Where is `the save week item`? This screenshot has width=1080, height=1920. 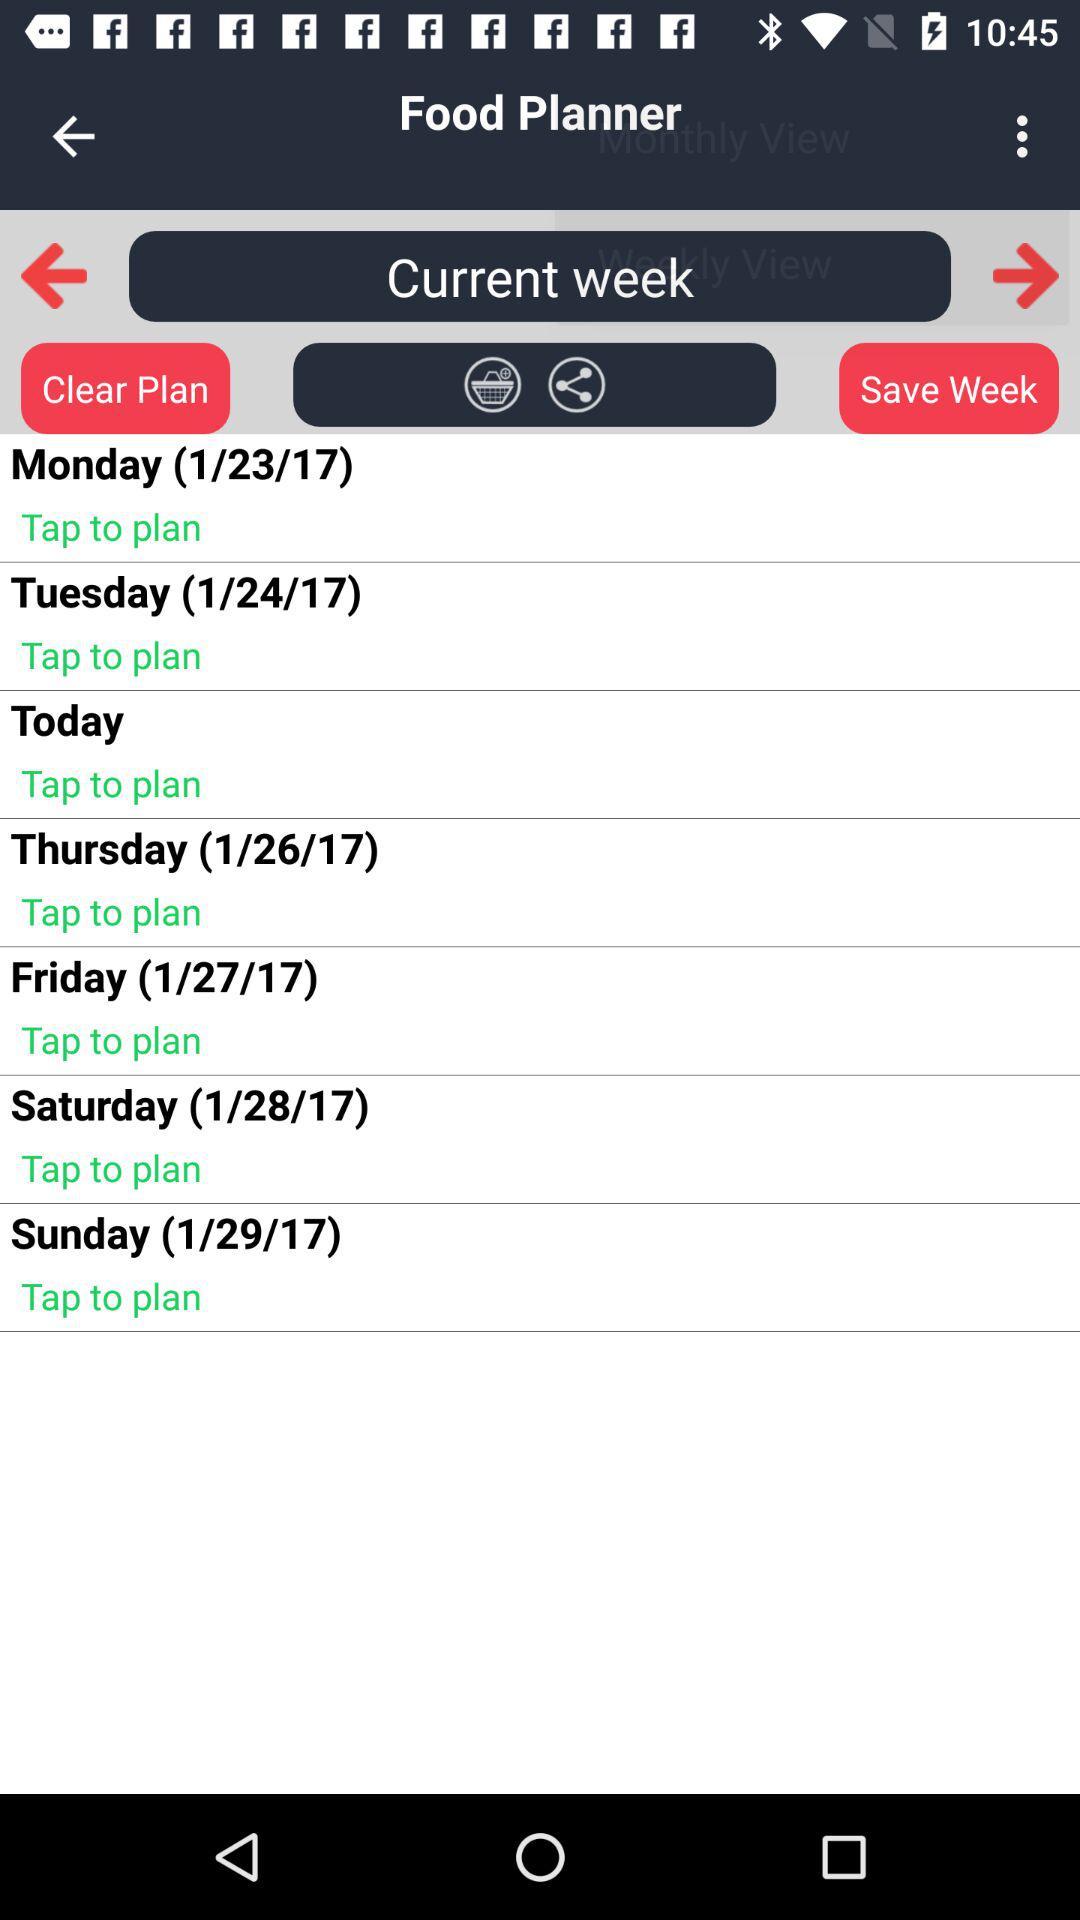
the save week item is located at coordinates (948, 388).